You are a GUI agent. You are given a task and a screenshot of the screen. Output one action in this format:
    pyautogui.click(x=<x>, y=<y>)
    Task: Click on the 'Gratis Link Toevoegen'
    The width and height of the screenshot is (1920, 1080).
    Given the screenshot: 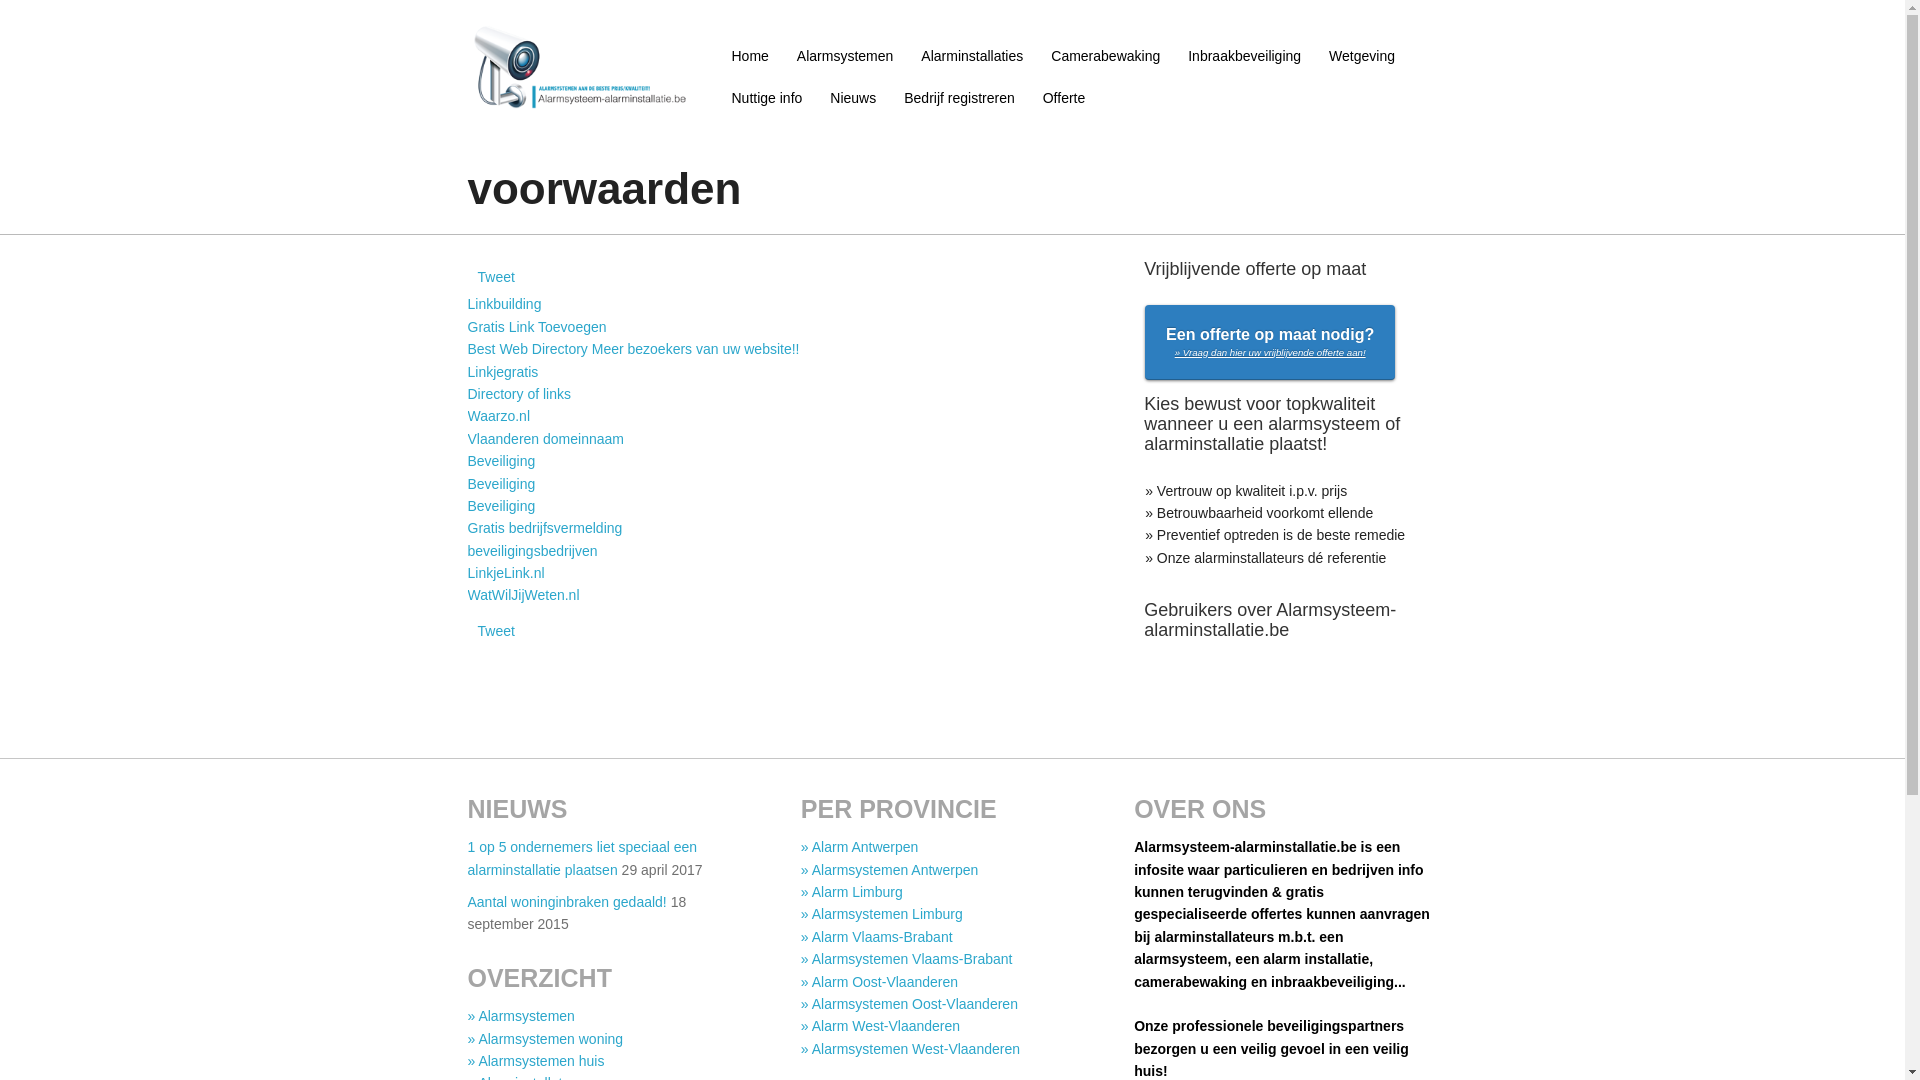 What is the action you would take?
    pyautogui.click(x=537, y=326)
    